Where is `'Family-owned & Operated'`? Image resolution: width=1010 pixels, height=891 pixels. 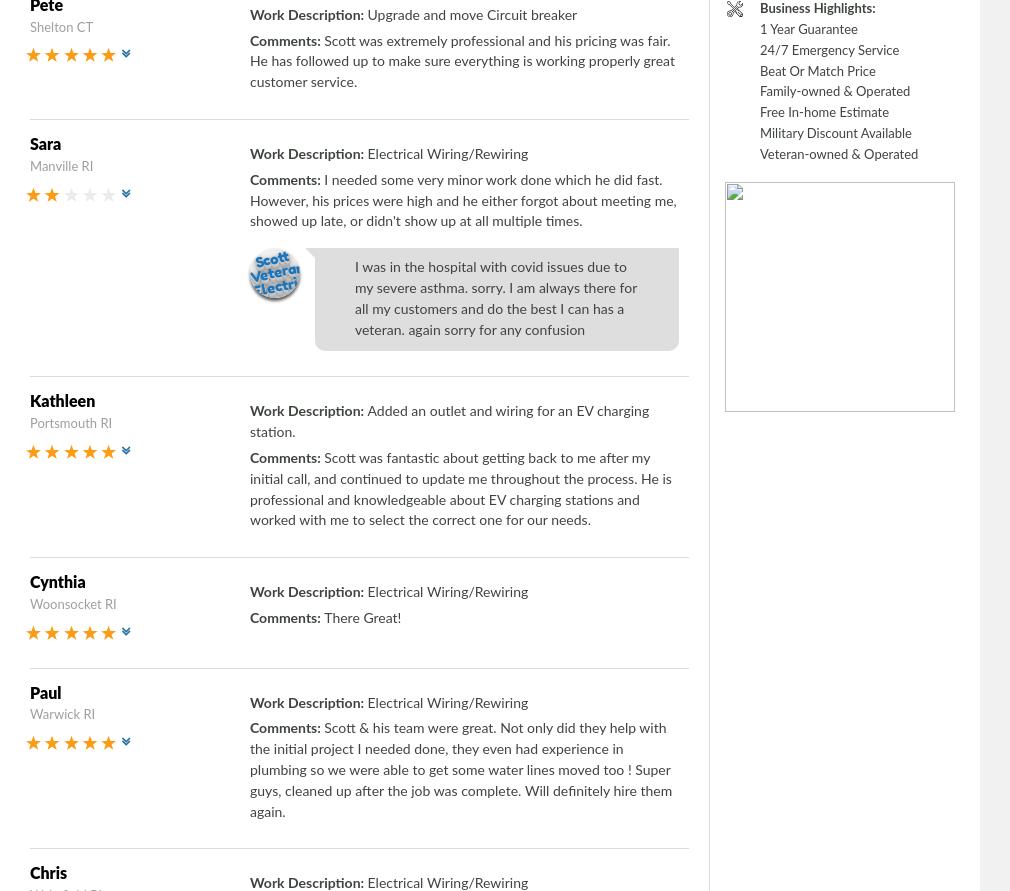 'Family-owned & Operated' is located at coordinates (834, 91).